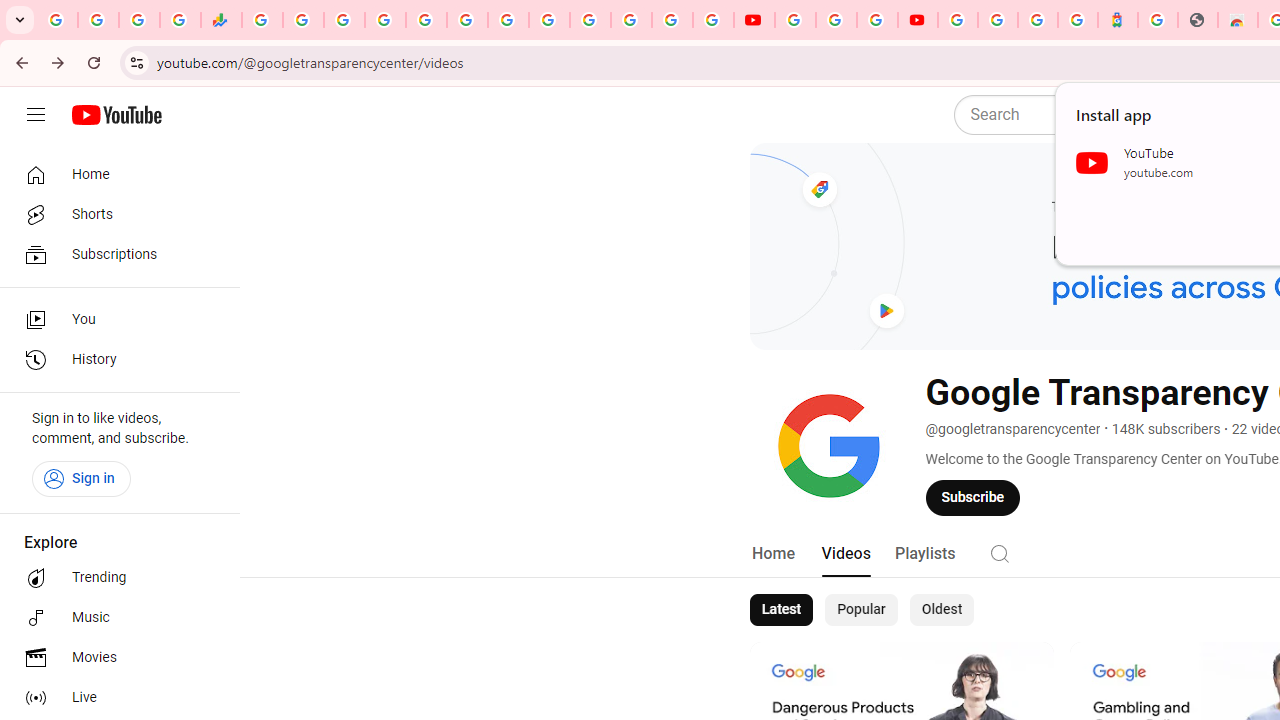 This screenshot has height=720, width=1280. I want to click on 'Chrome Web Store - Household', so click(1237, 20).